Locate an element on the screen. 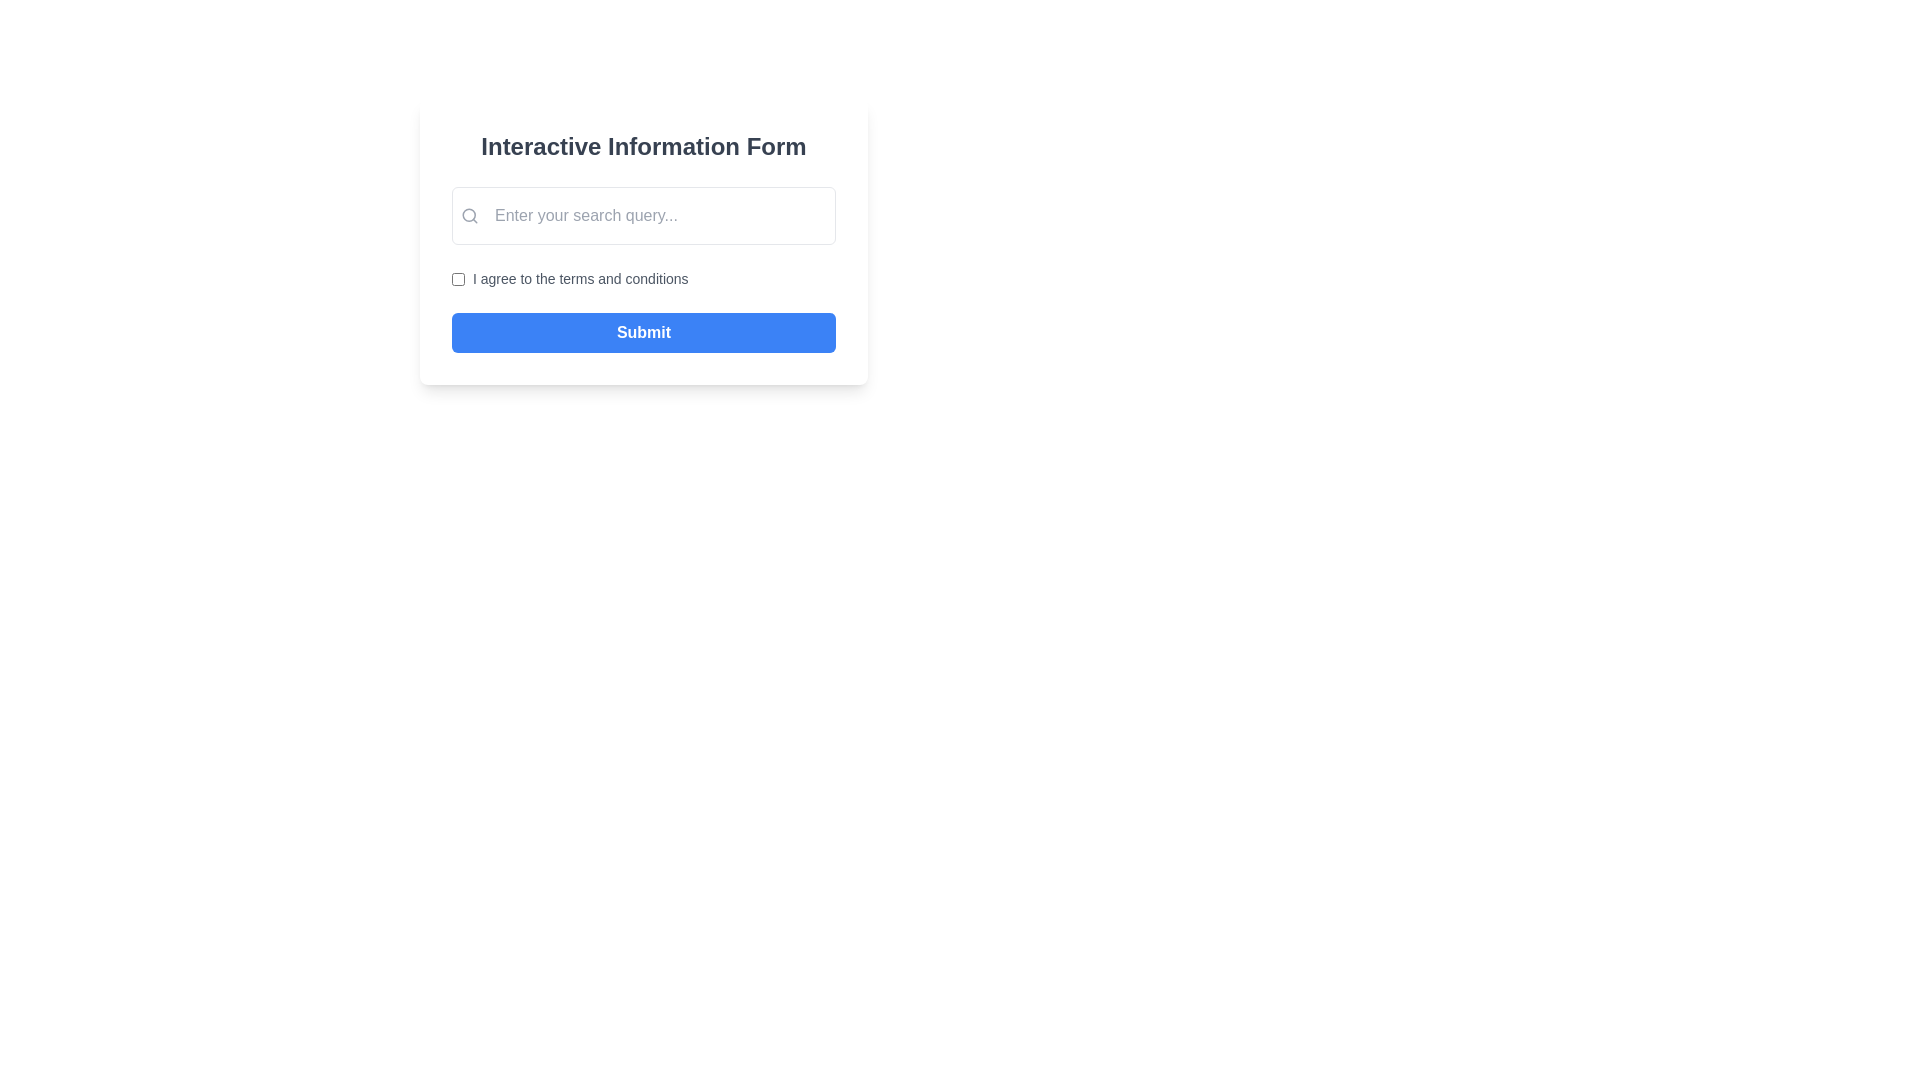 The width and height of the screenshot is (1920, 1080). the circular lens of the search icon located at the leftmost edge of the input field is located at coordinates (468, 215).